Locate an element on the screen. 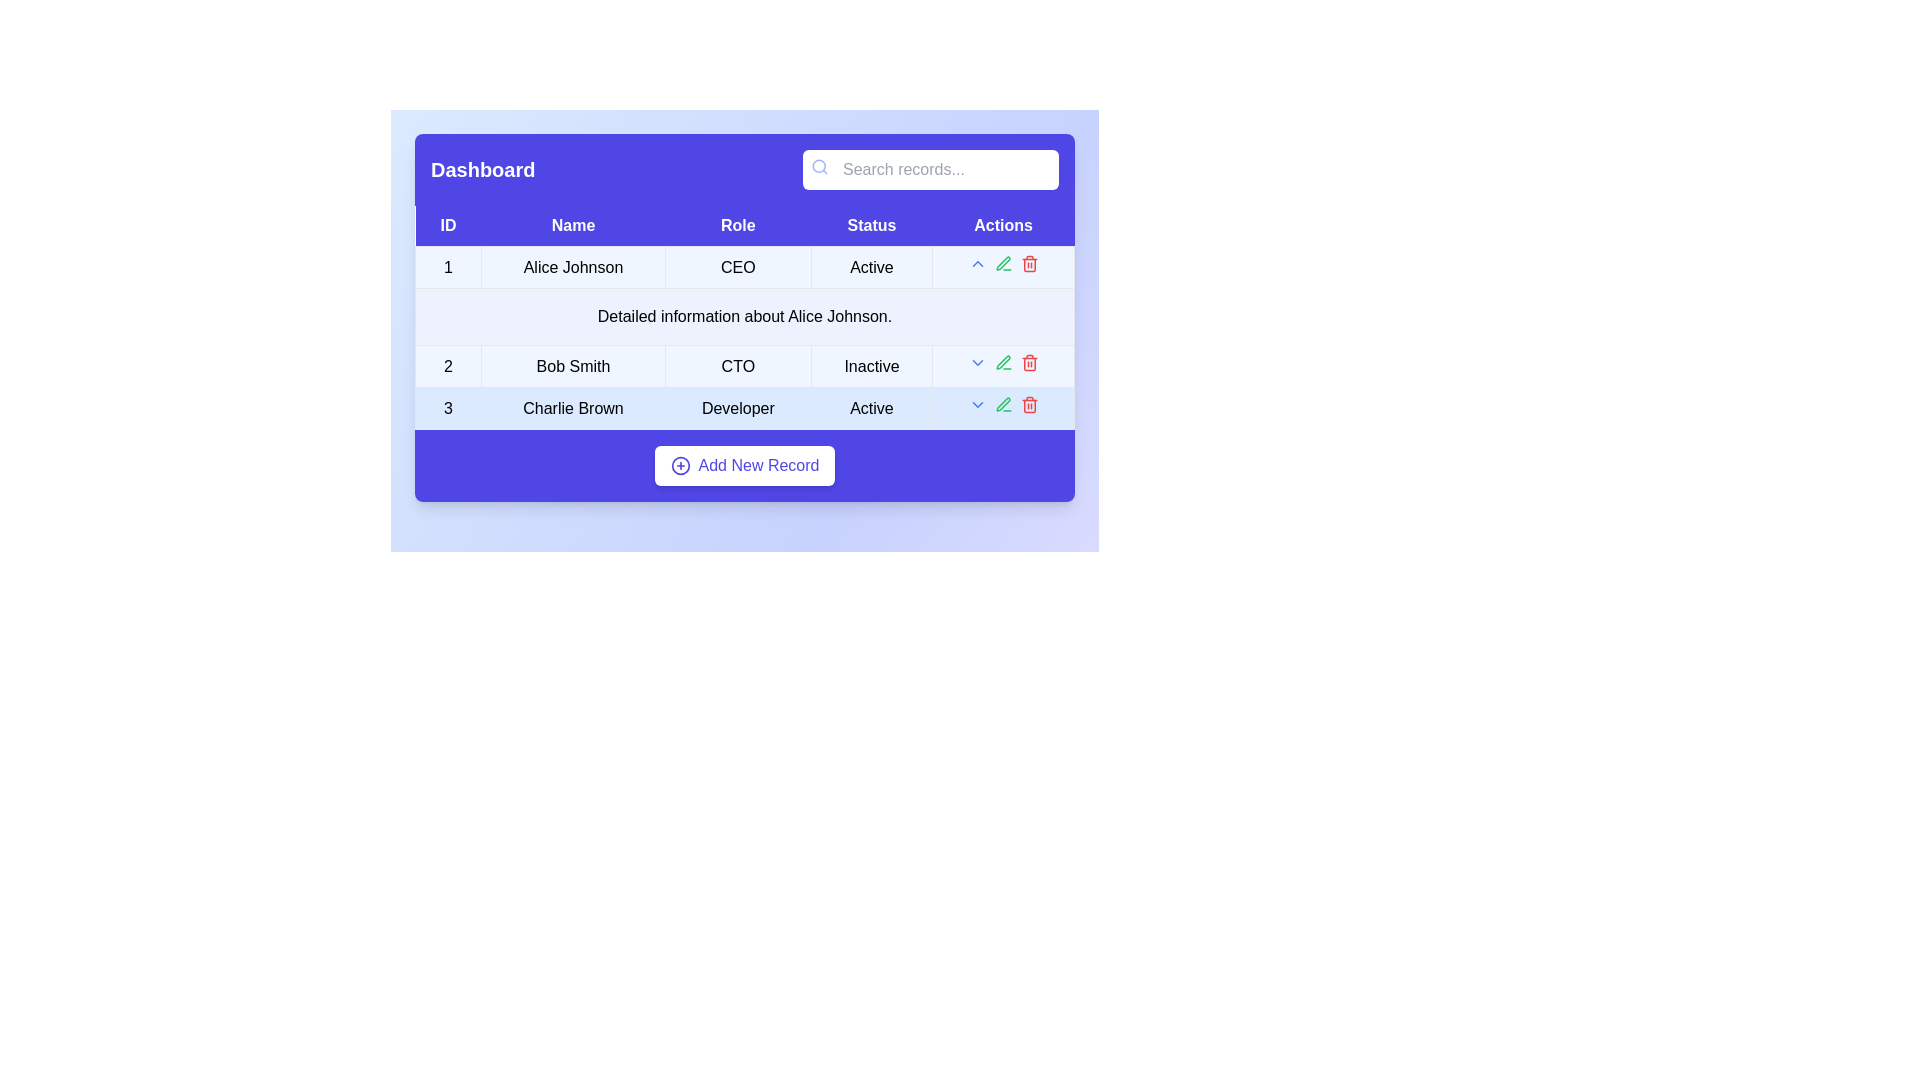 The width and height of the screenshot is (1920, 1080). the search icon located at the top right of the interface is located at coordinates (820, 165).